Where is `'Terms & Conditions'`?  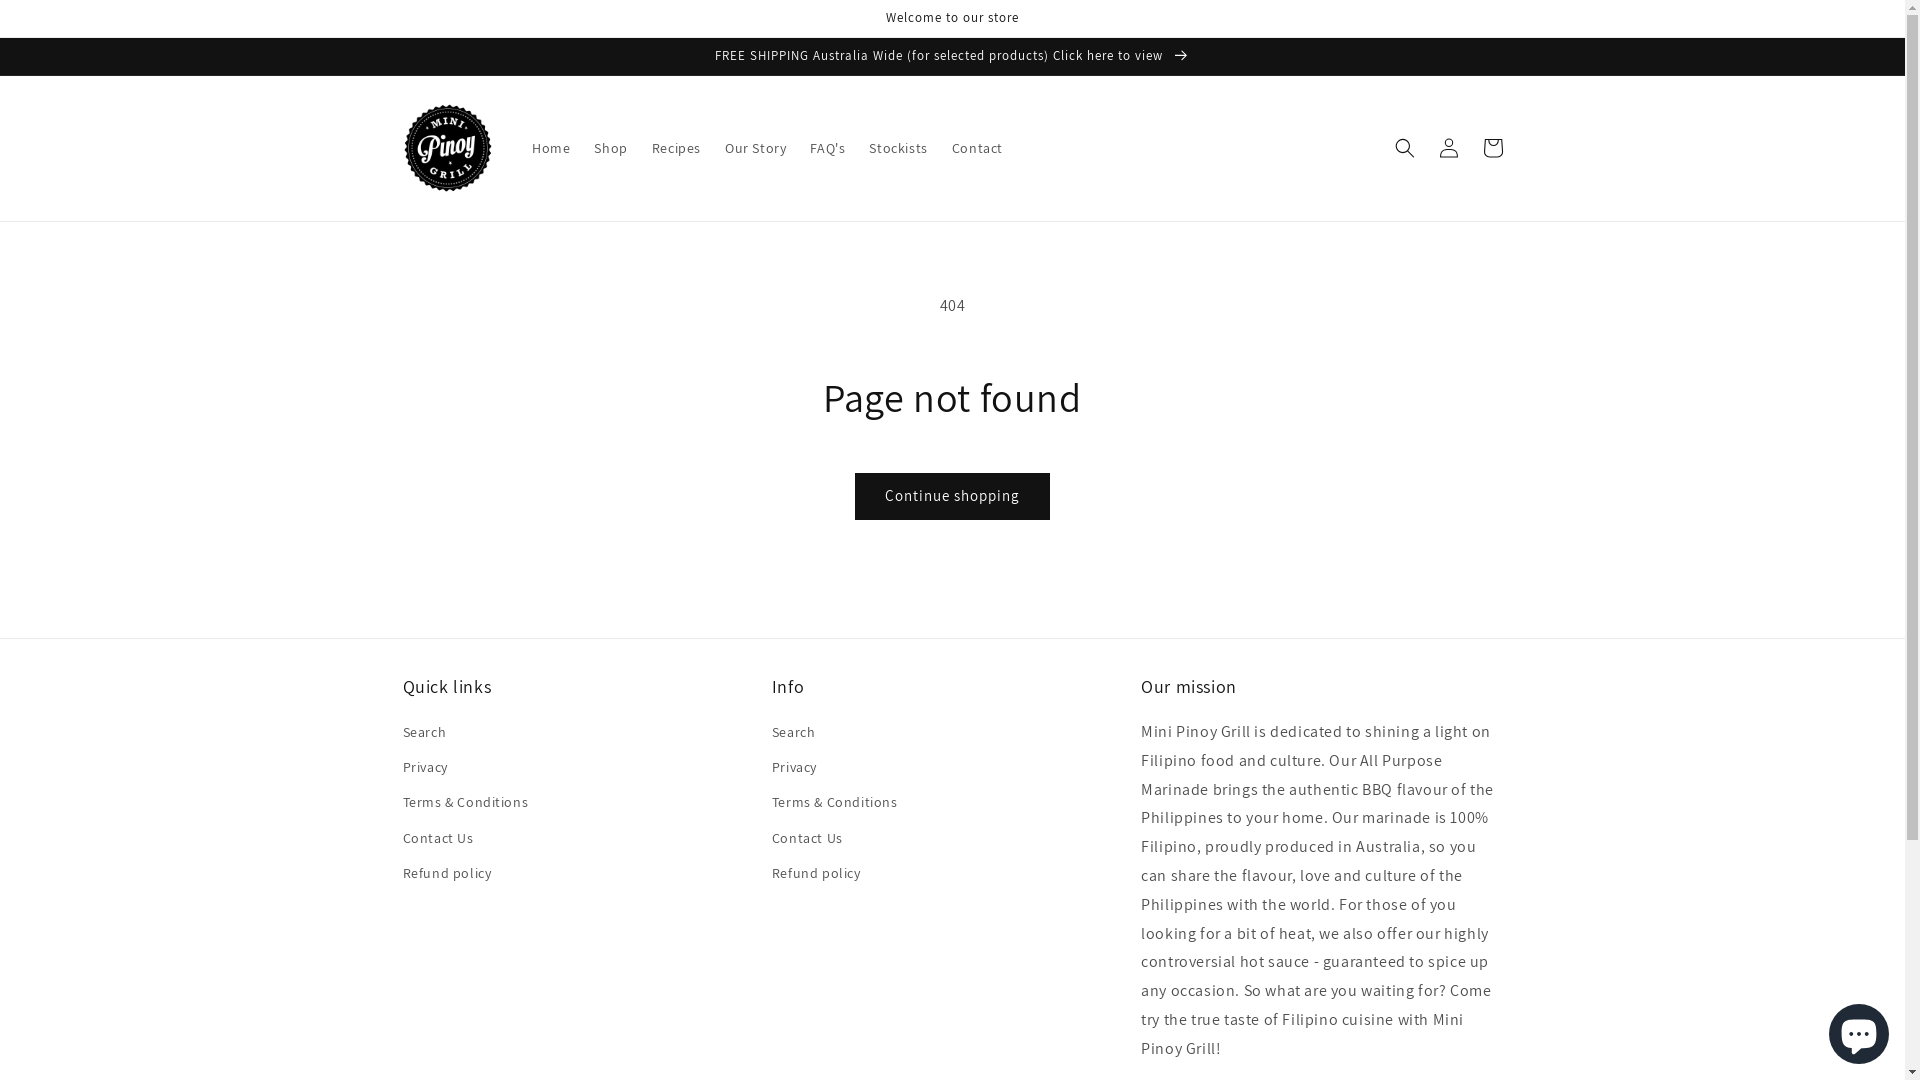
'Terms & Conditions' is located at coordinates (835, 801).